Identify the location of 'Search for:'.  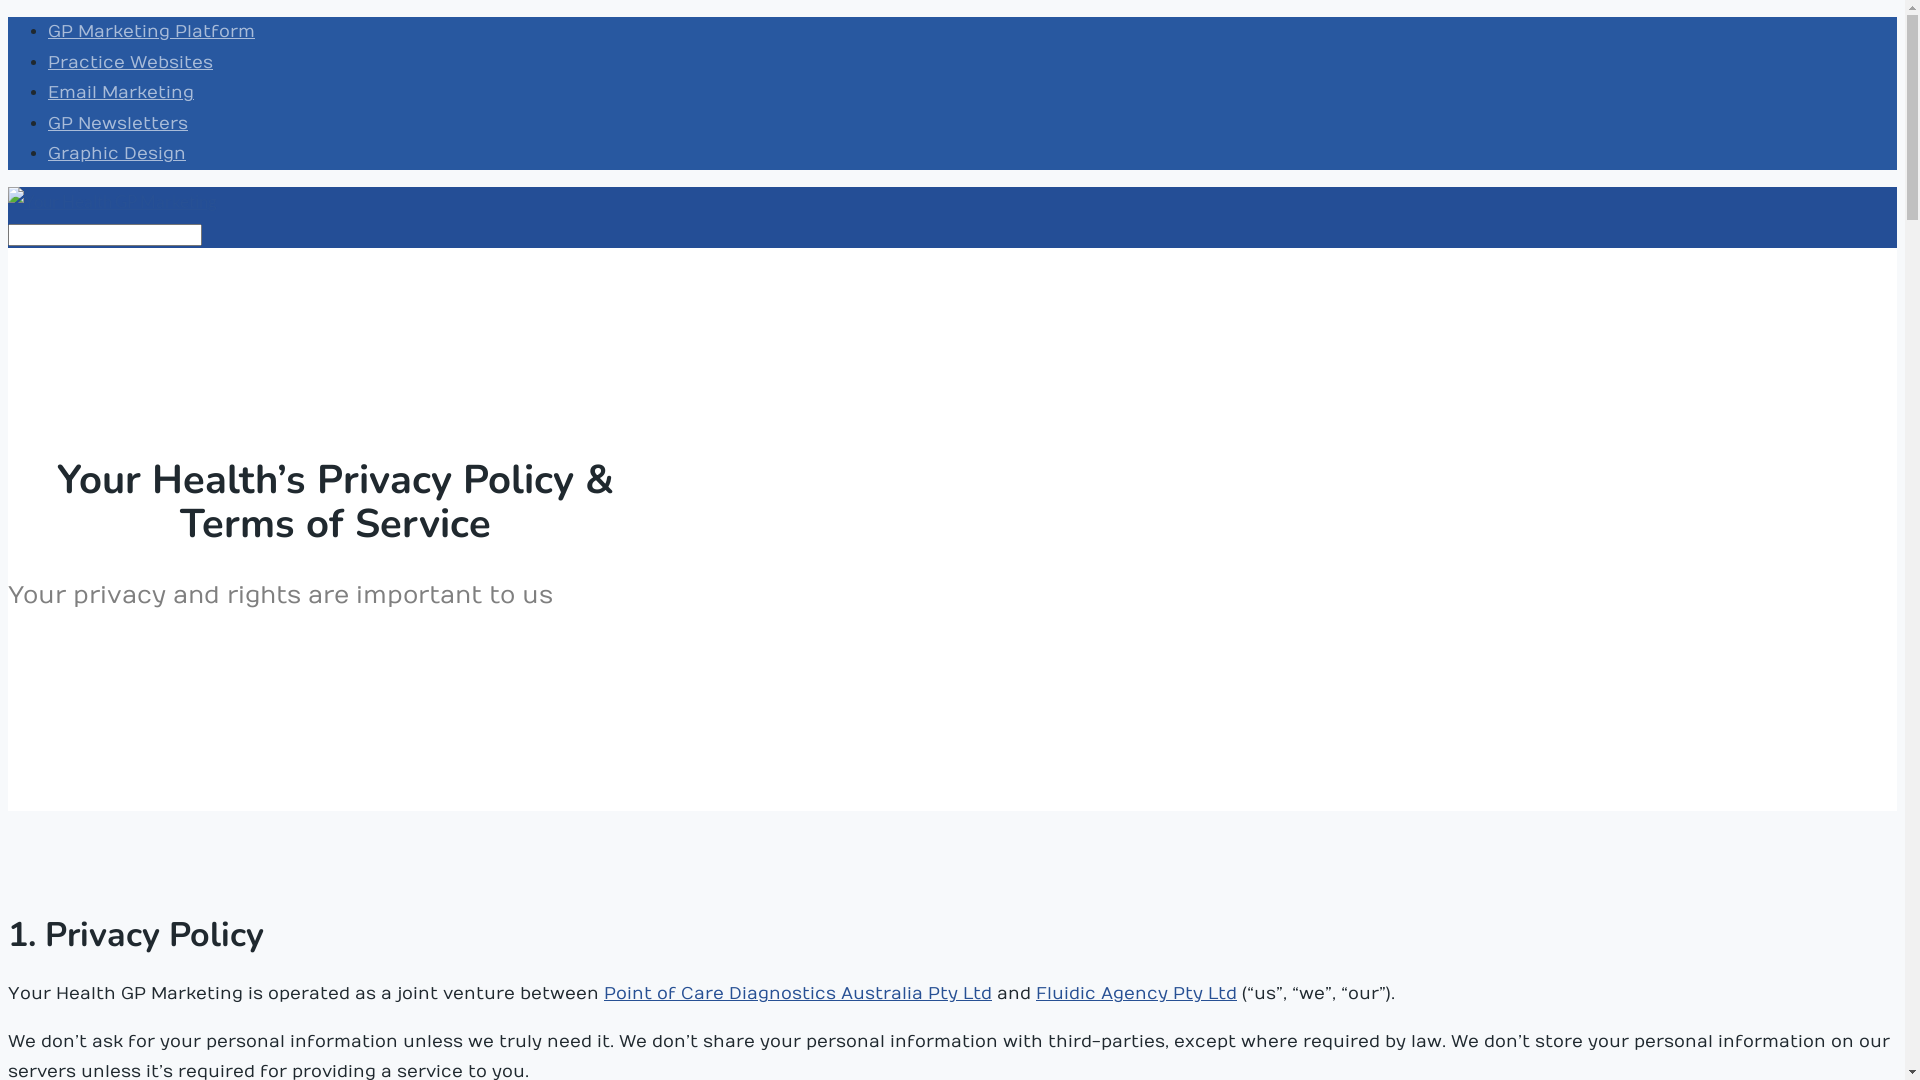
(8, 234).